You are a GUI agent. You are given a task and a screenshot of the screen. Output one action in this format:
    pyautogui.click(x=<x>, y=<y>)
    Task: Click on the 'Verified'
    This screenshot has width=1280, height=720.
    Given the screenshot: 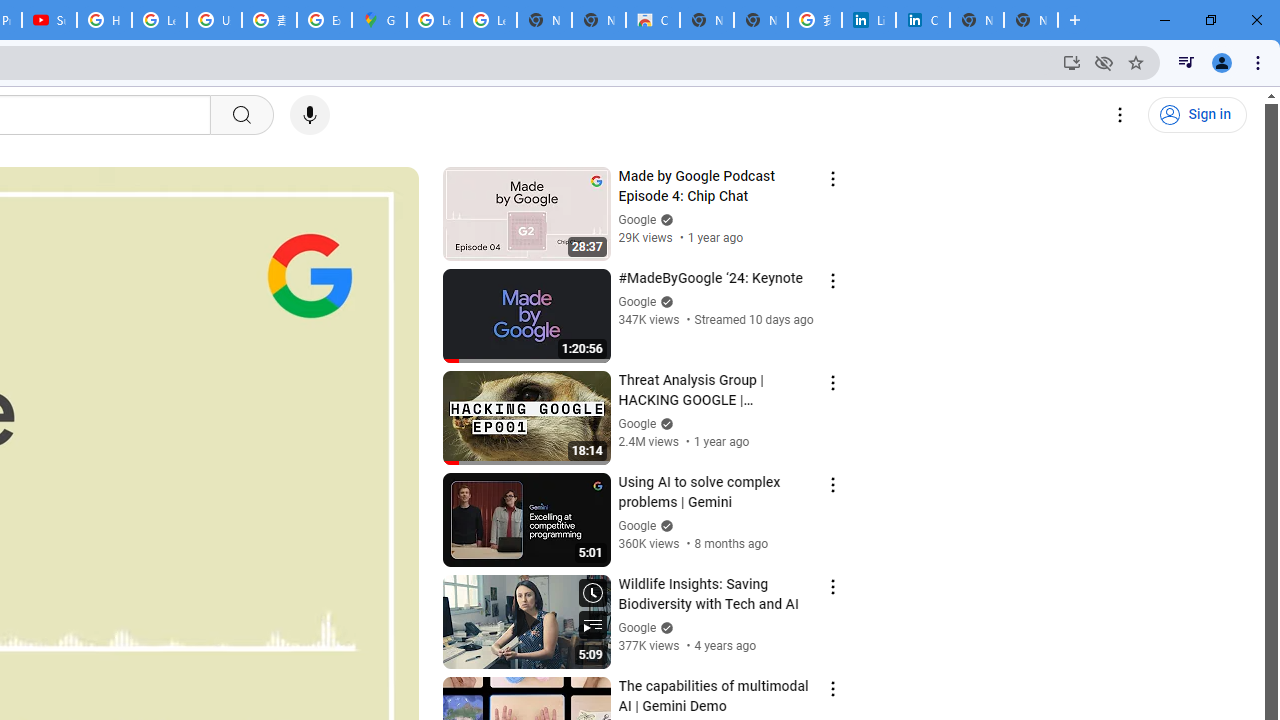 What is the action you would take?
    pyautogui.click(x=664, y=626)
    